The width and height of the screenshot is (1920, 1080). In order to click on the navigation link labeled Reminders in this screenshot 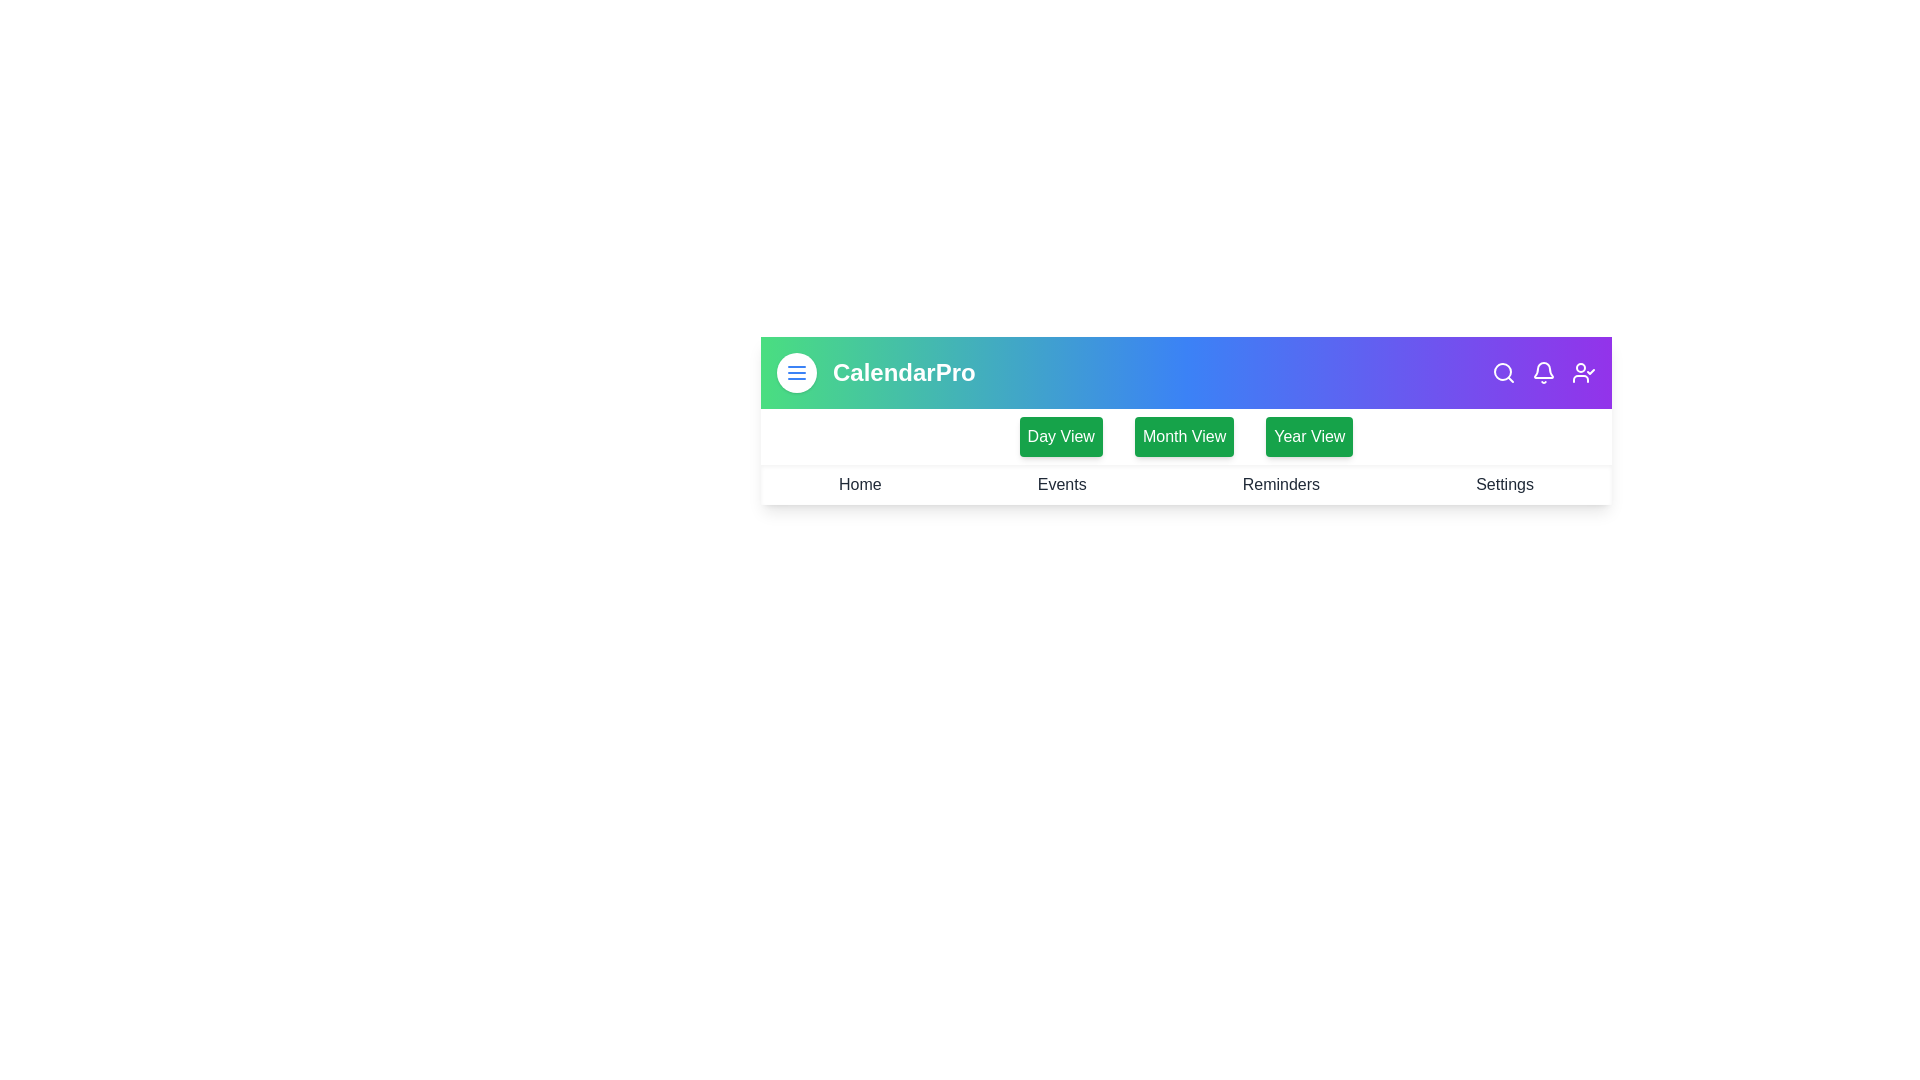, I will do `click(1281, 485)`.